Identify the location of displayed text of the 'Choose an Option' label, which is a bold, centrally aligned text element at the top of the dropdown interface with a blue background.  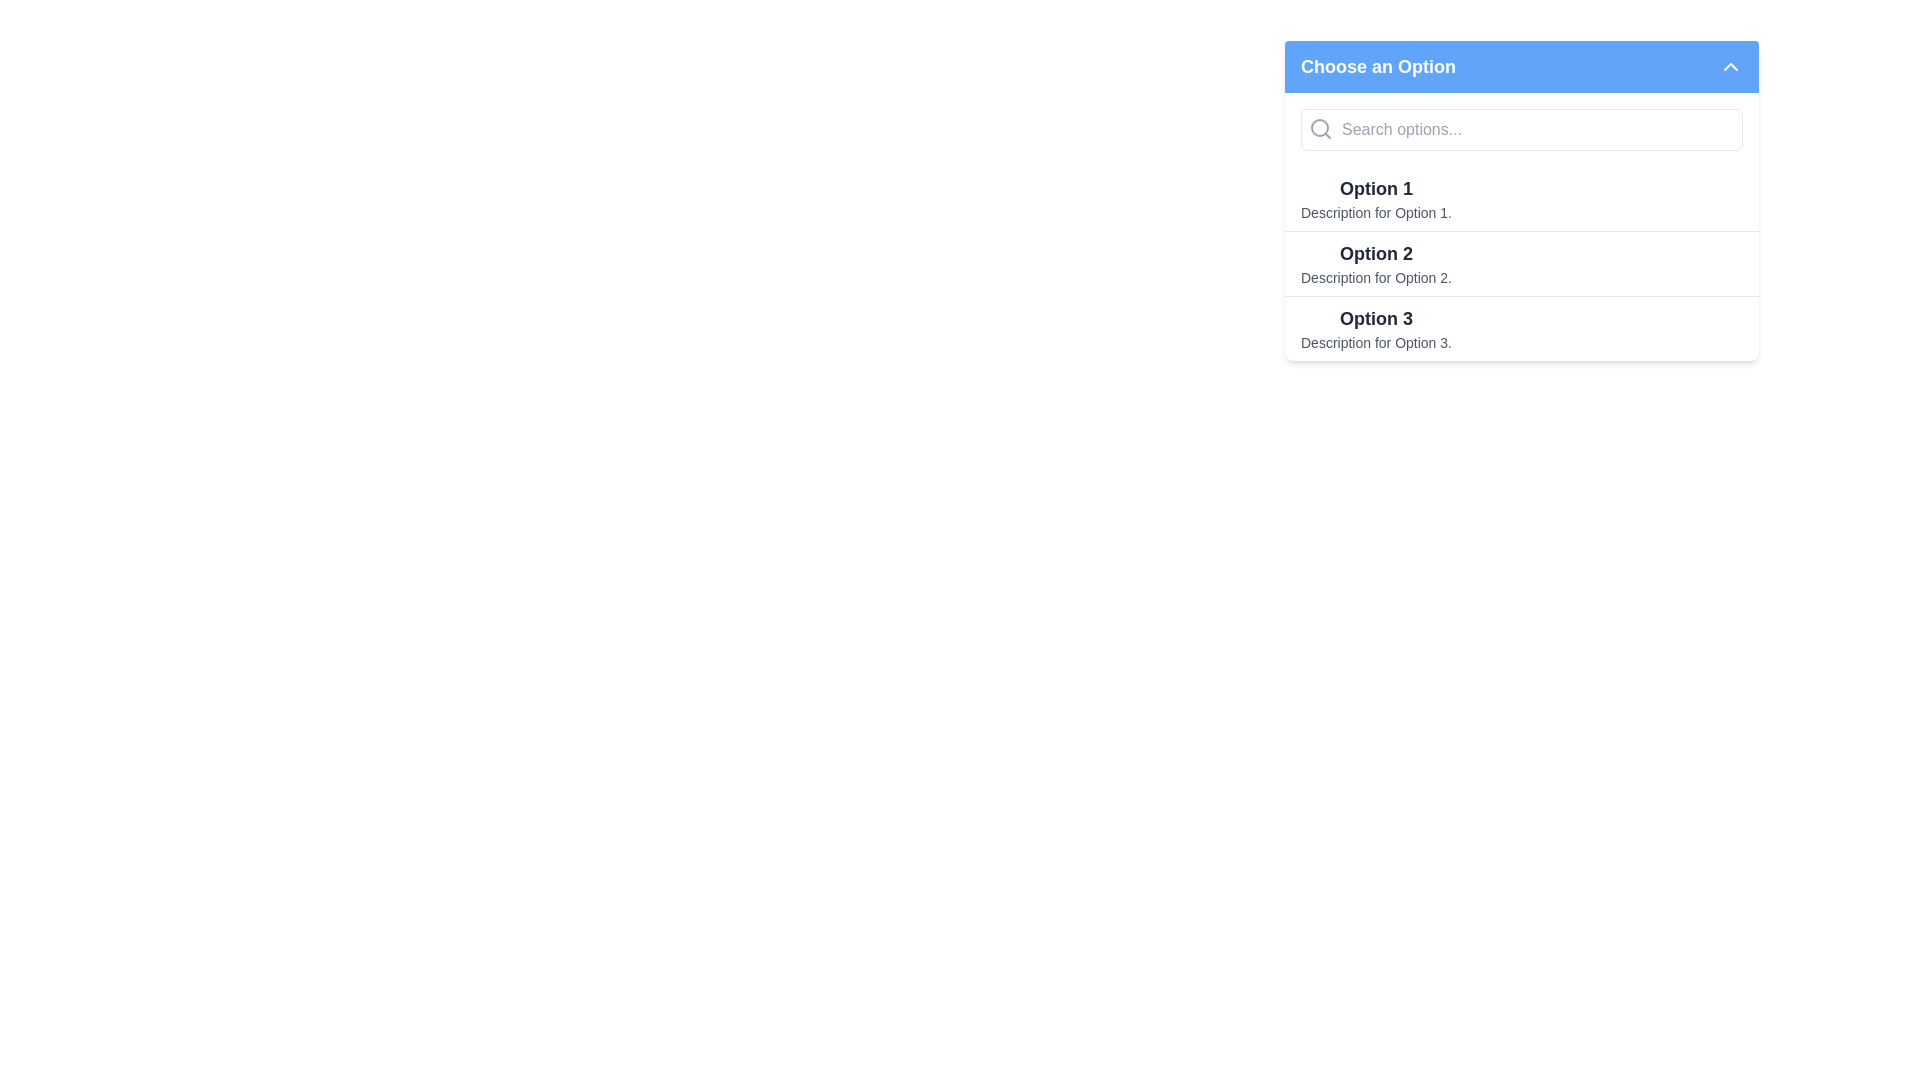
(1377, 65).